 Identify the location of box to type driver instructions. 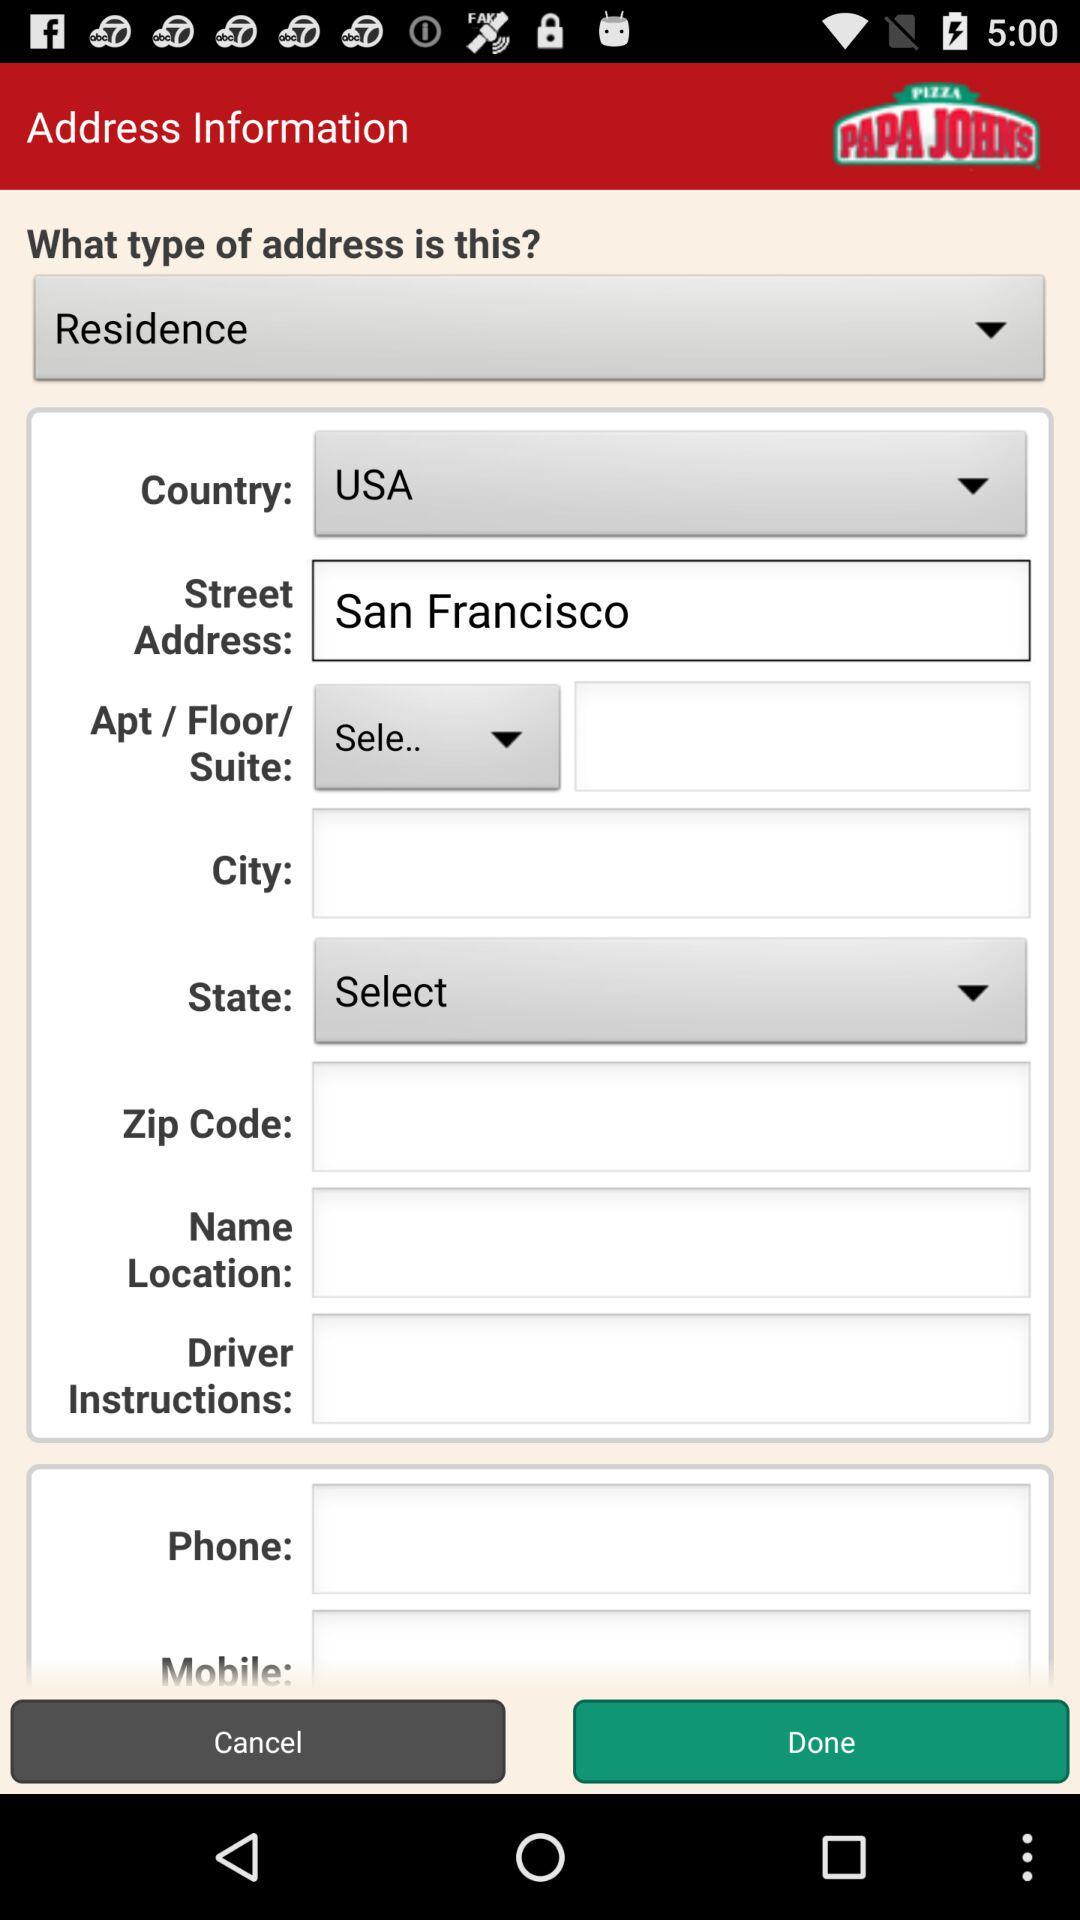
(671, 1373).